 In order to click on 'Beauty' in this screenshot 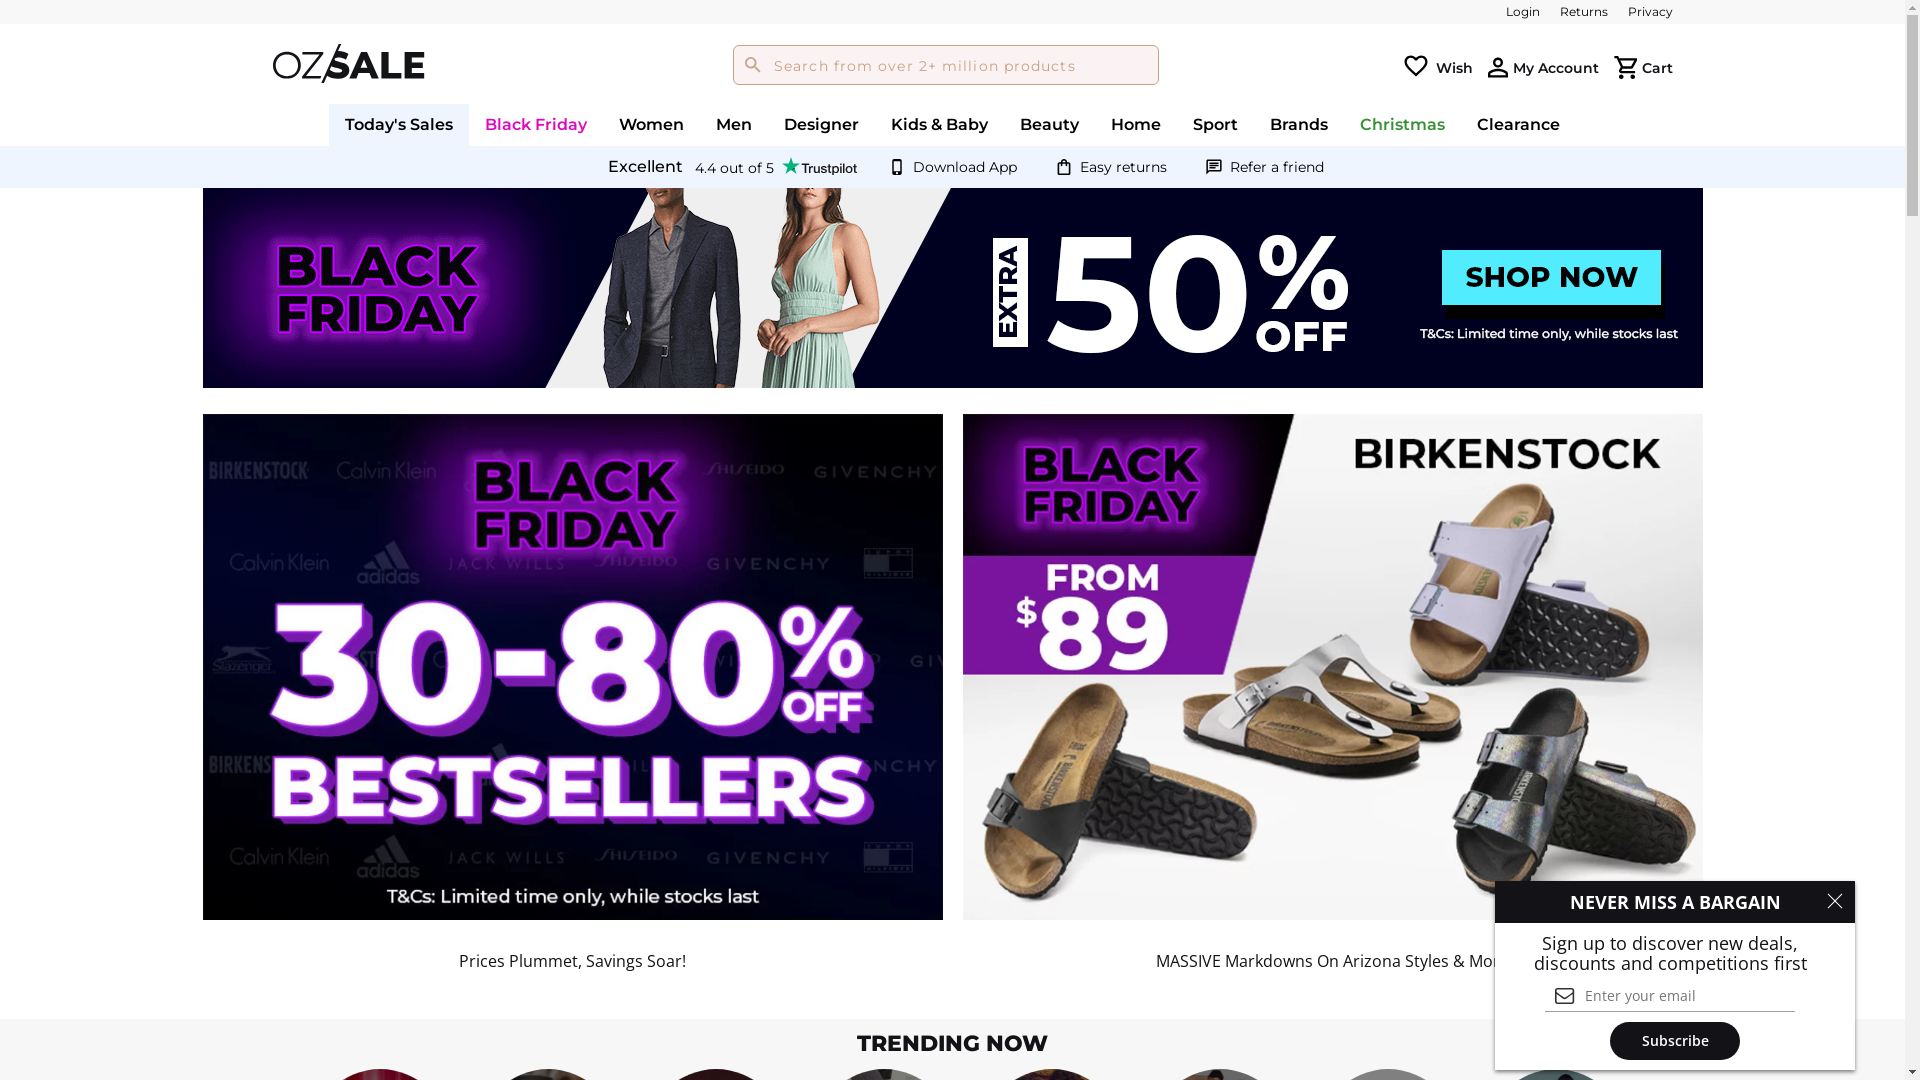, I will do `click(1048, 124)`.